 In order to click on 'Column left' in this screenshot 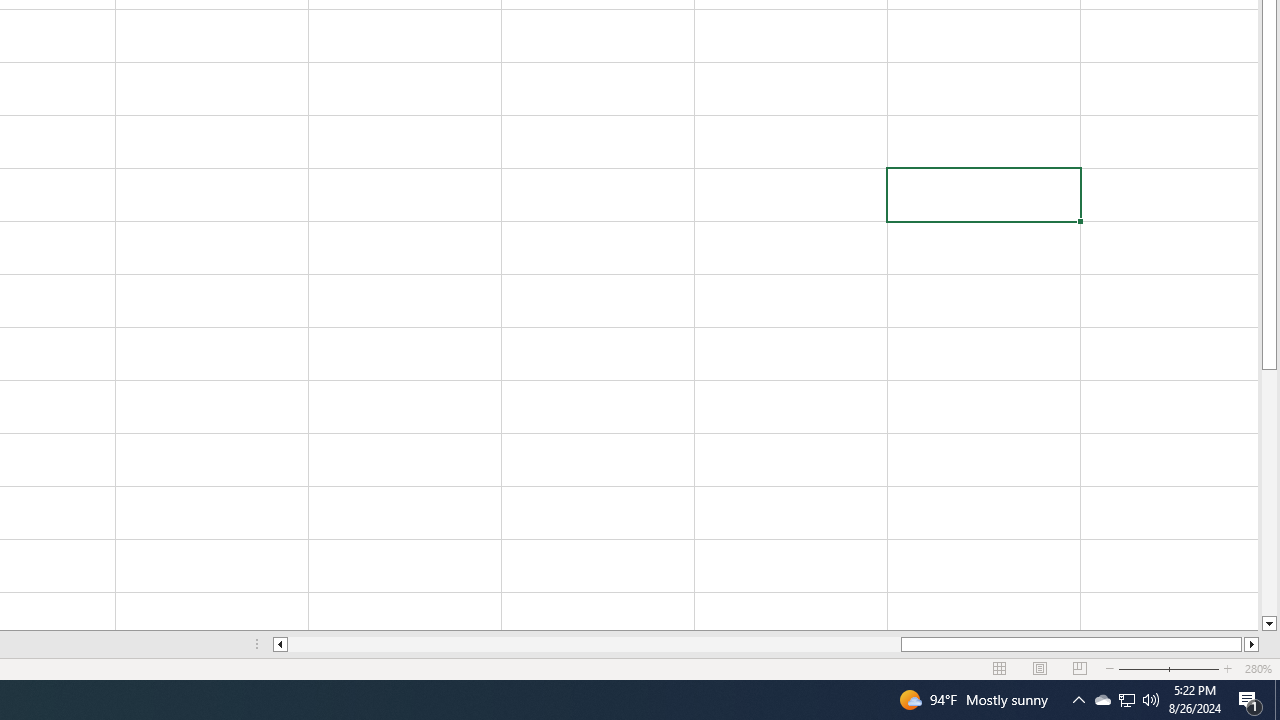, I will do `click(278, 644)`.